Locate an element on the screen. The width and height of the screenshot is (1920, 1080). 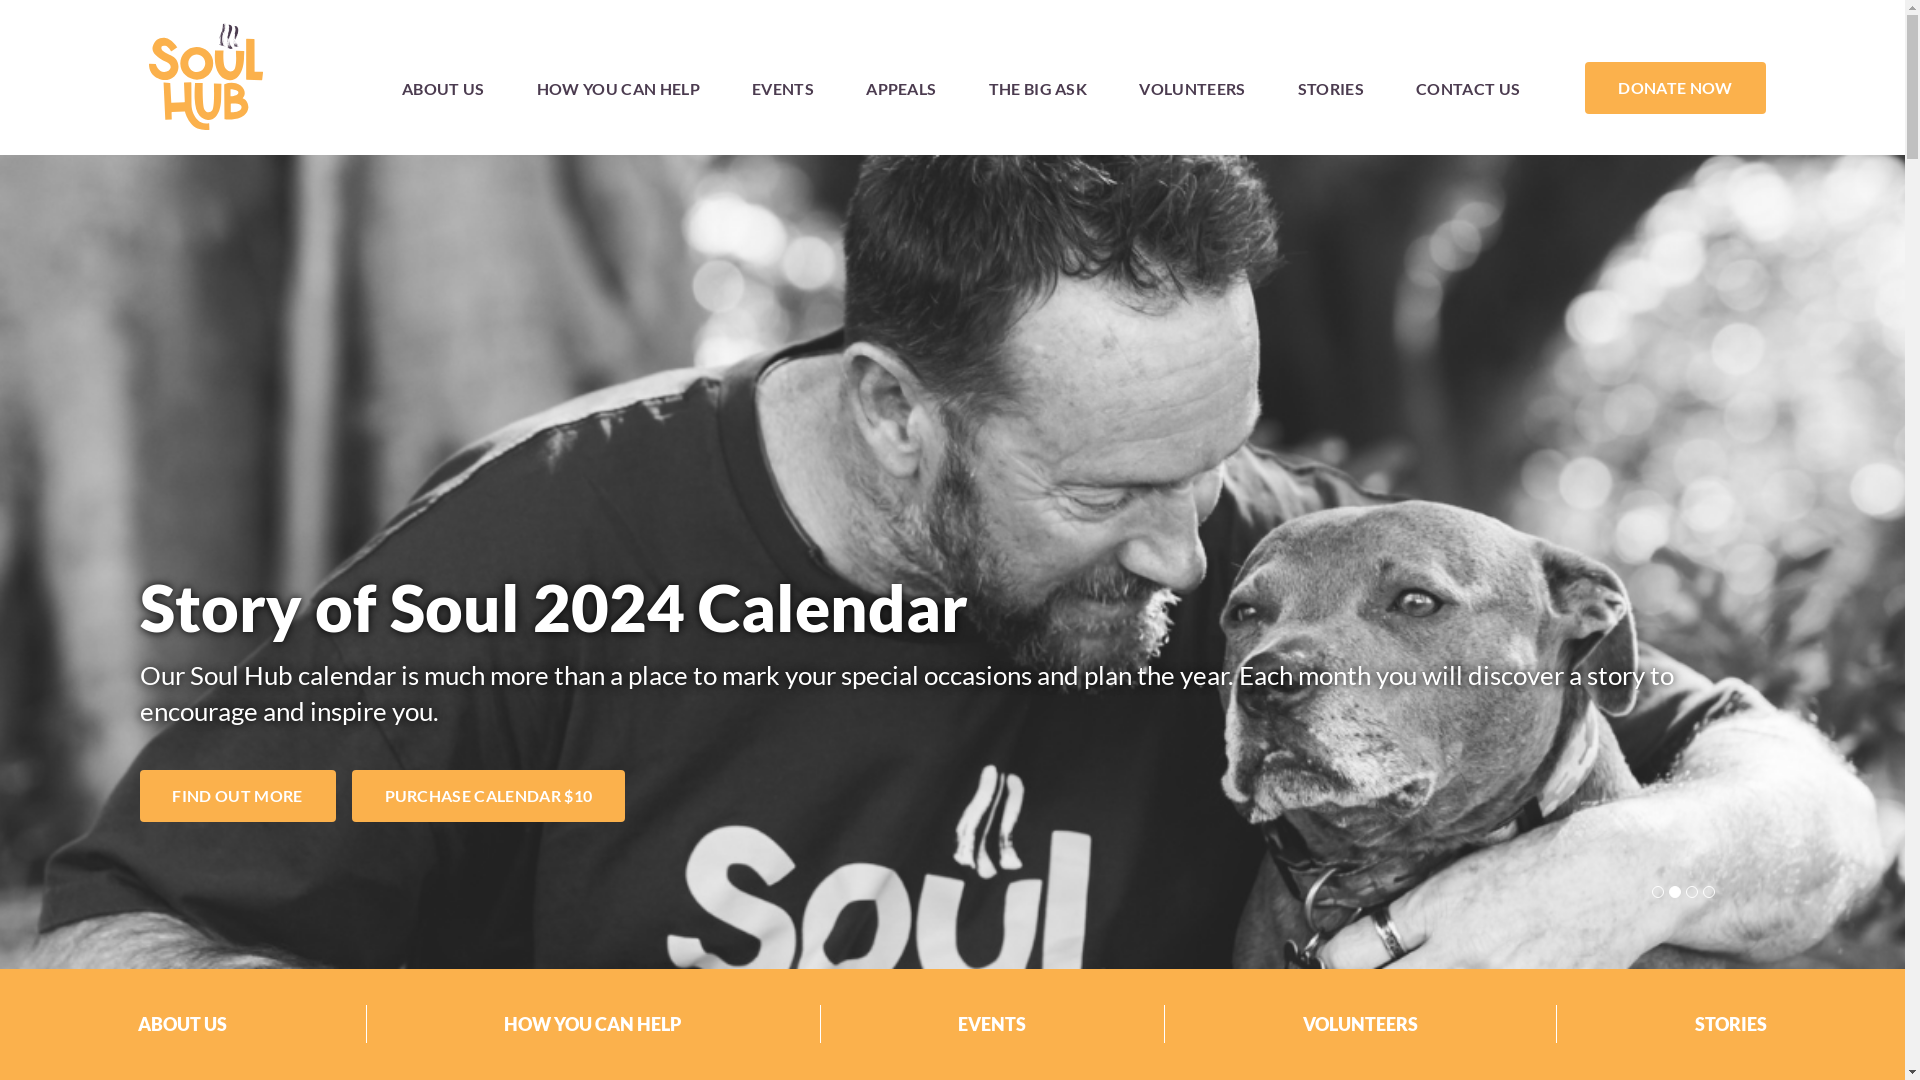
'CONTACT US' is located at coordinates (1468, 86).